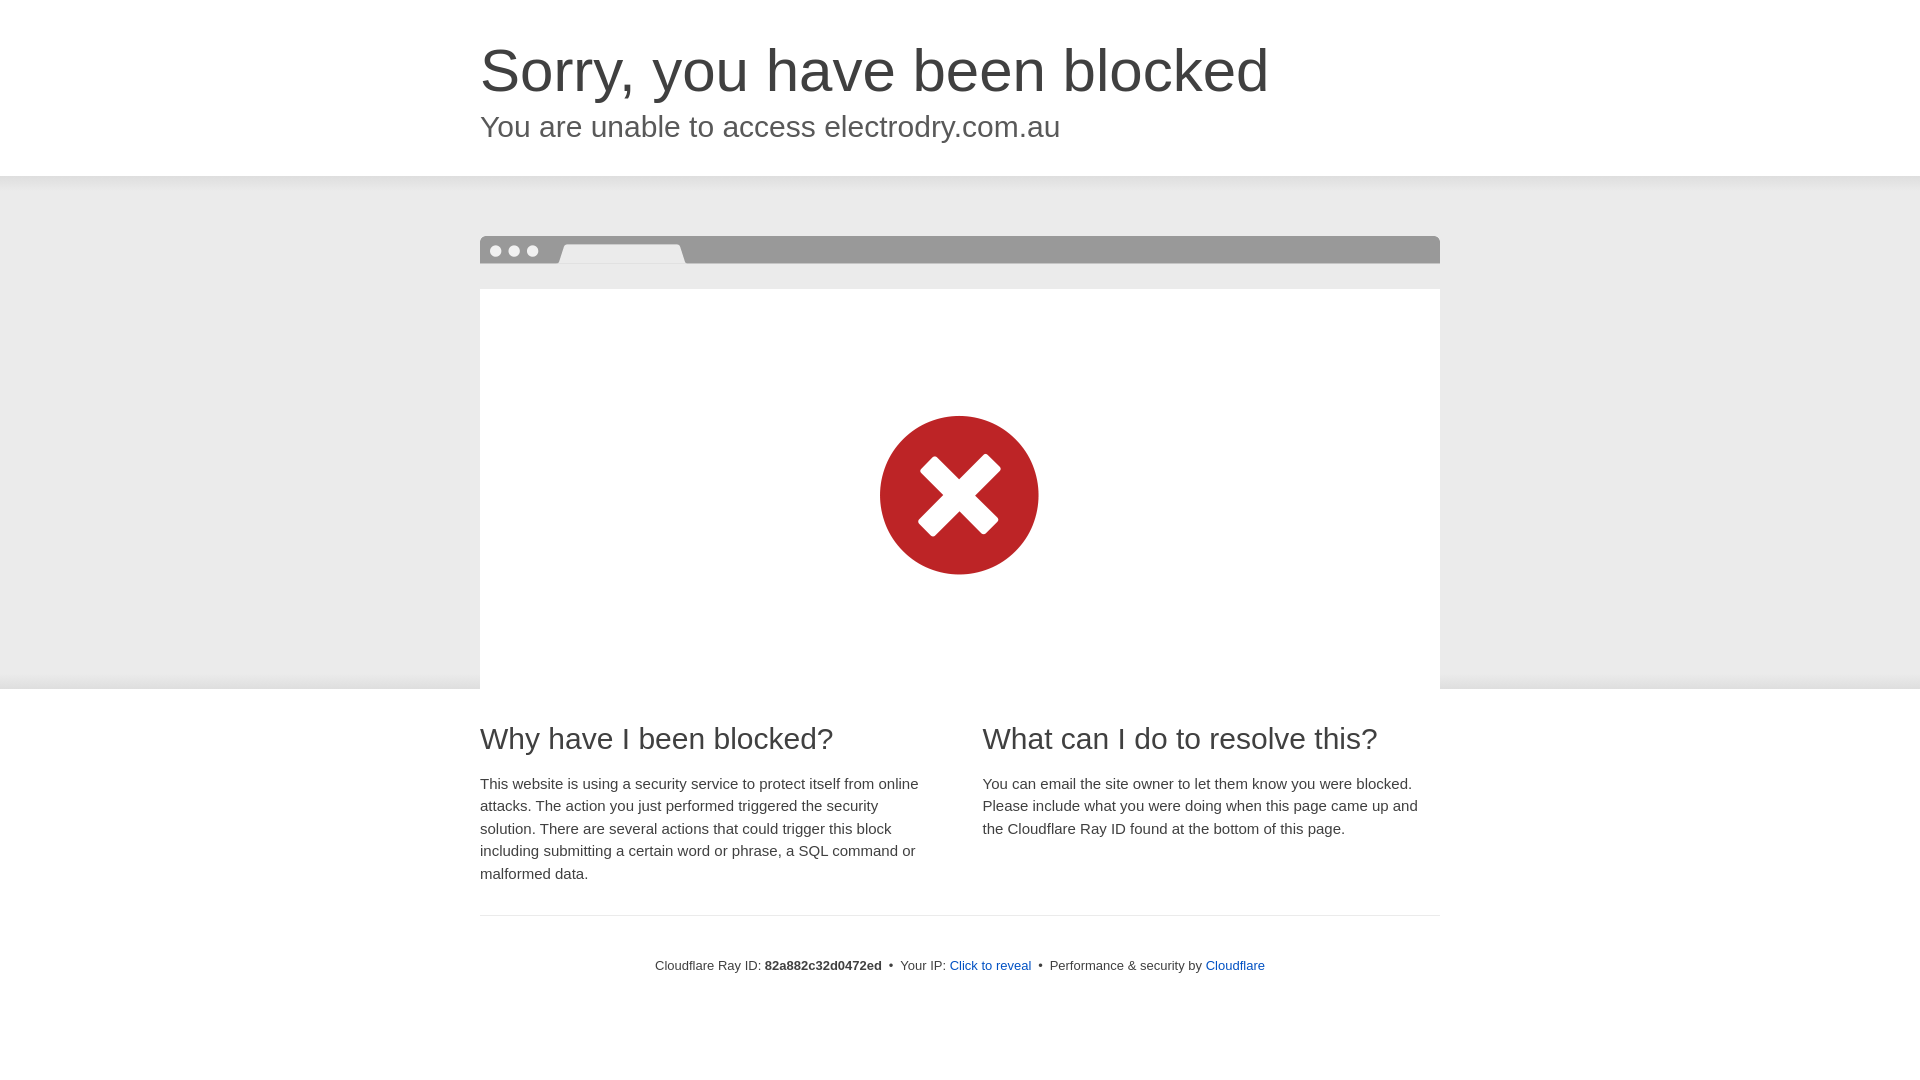  What do you see at coordinates (1234, 964) in the screenshot?
I see `'Cloudflare'` at bounding box center [1234, 964].